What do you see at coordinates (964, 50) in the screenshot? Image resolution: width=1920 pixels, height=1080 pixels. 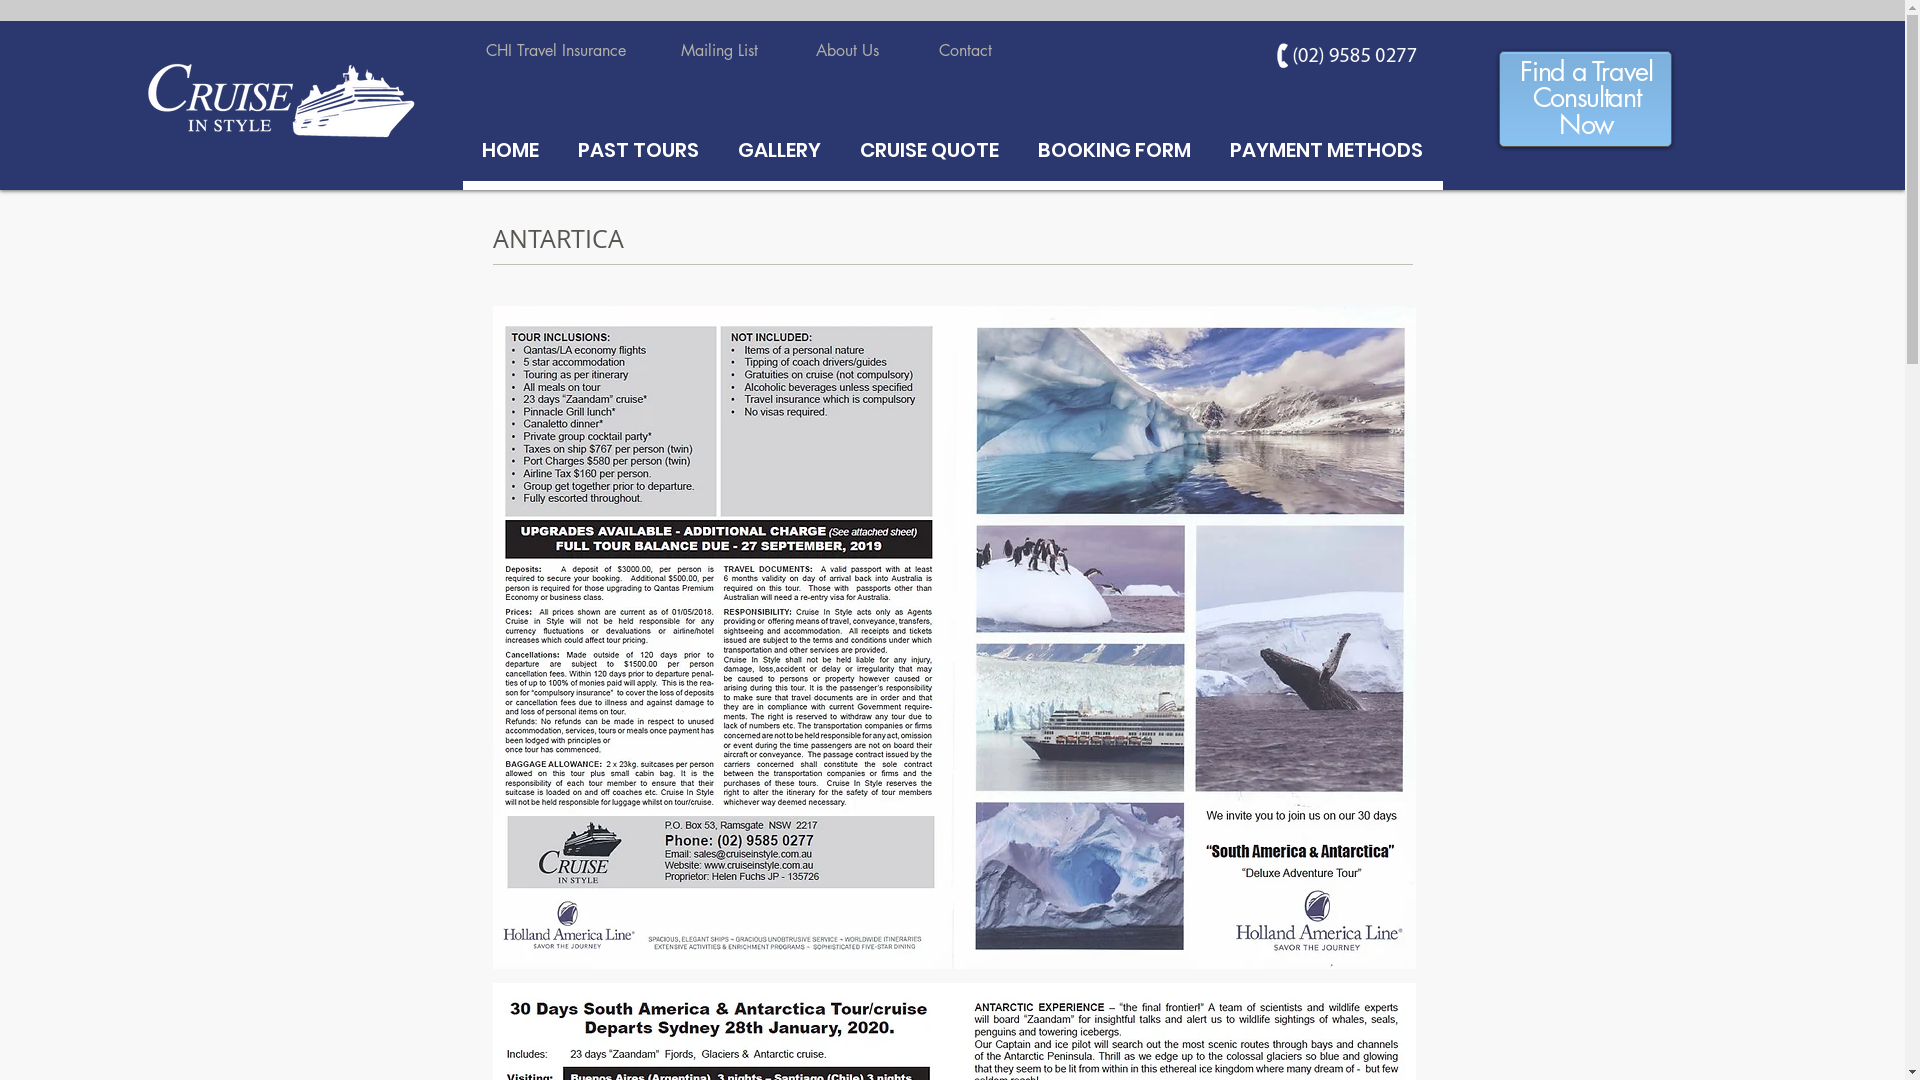 I see `'Contact'` at bounding box center [964, 50].